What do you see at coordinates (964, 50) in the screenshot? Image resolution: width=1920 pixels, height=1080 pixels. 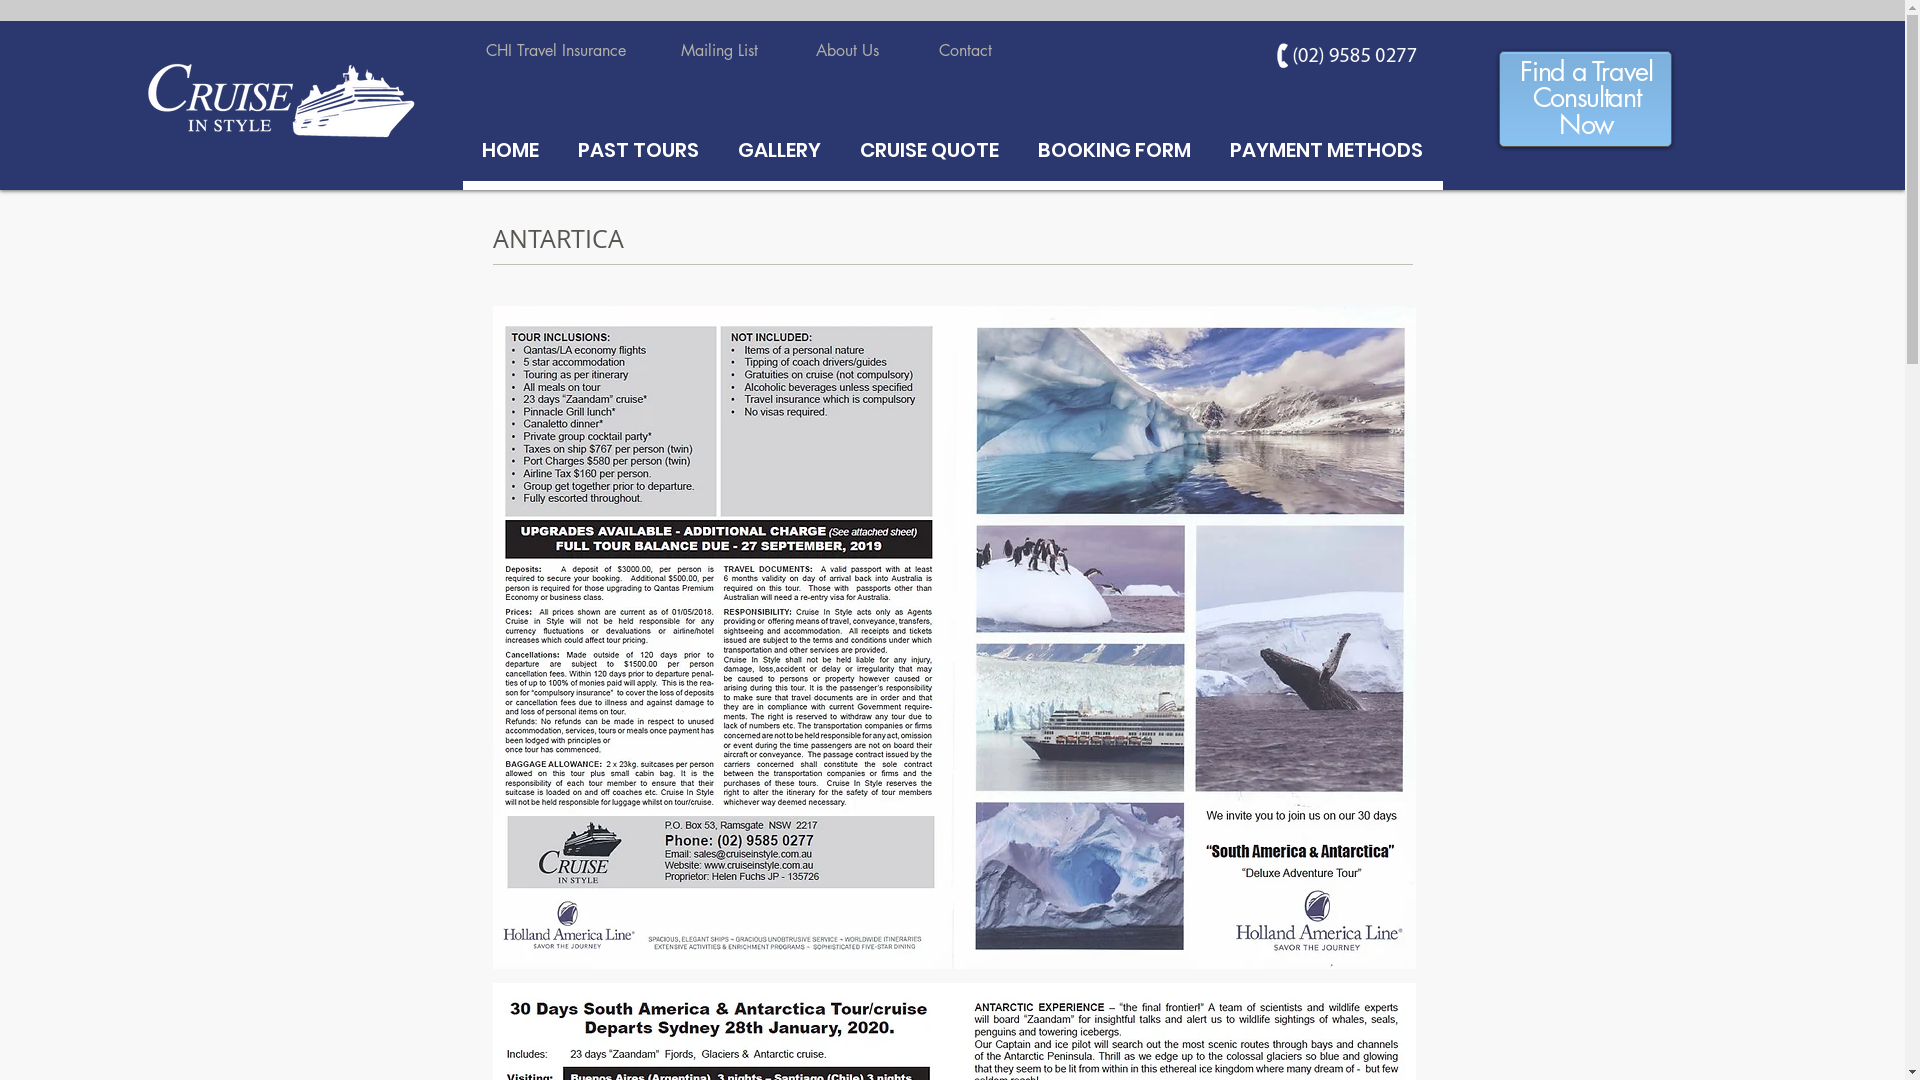 I see `'Contact'` at bounding box center [964, 50].